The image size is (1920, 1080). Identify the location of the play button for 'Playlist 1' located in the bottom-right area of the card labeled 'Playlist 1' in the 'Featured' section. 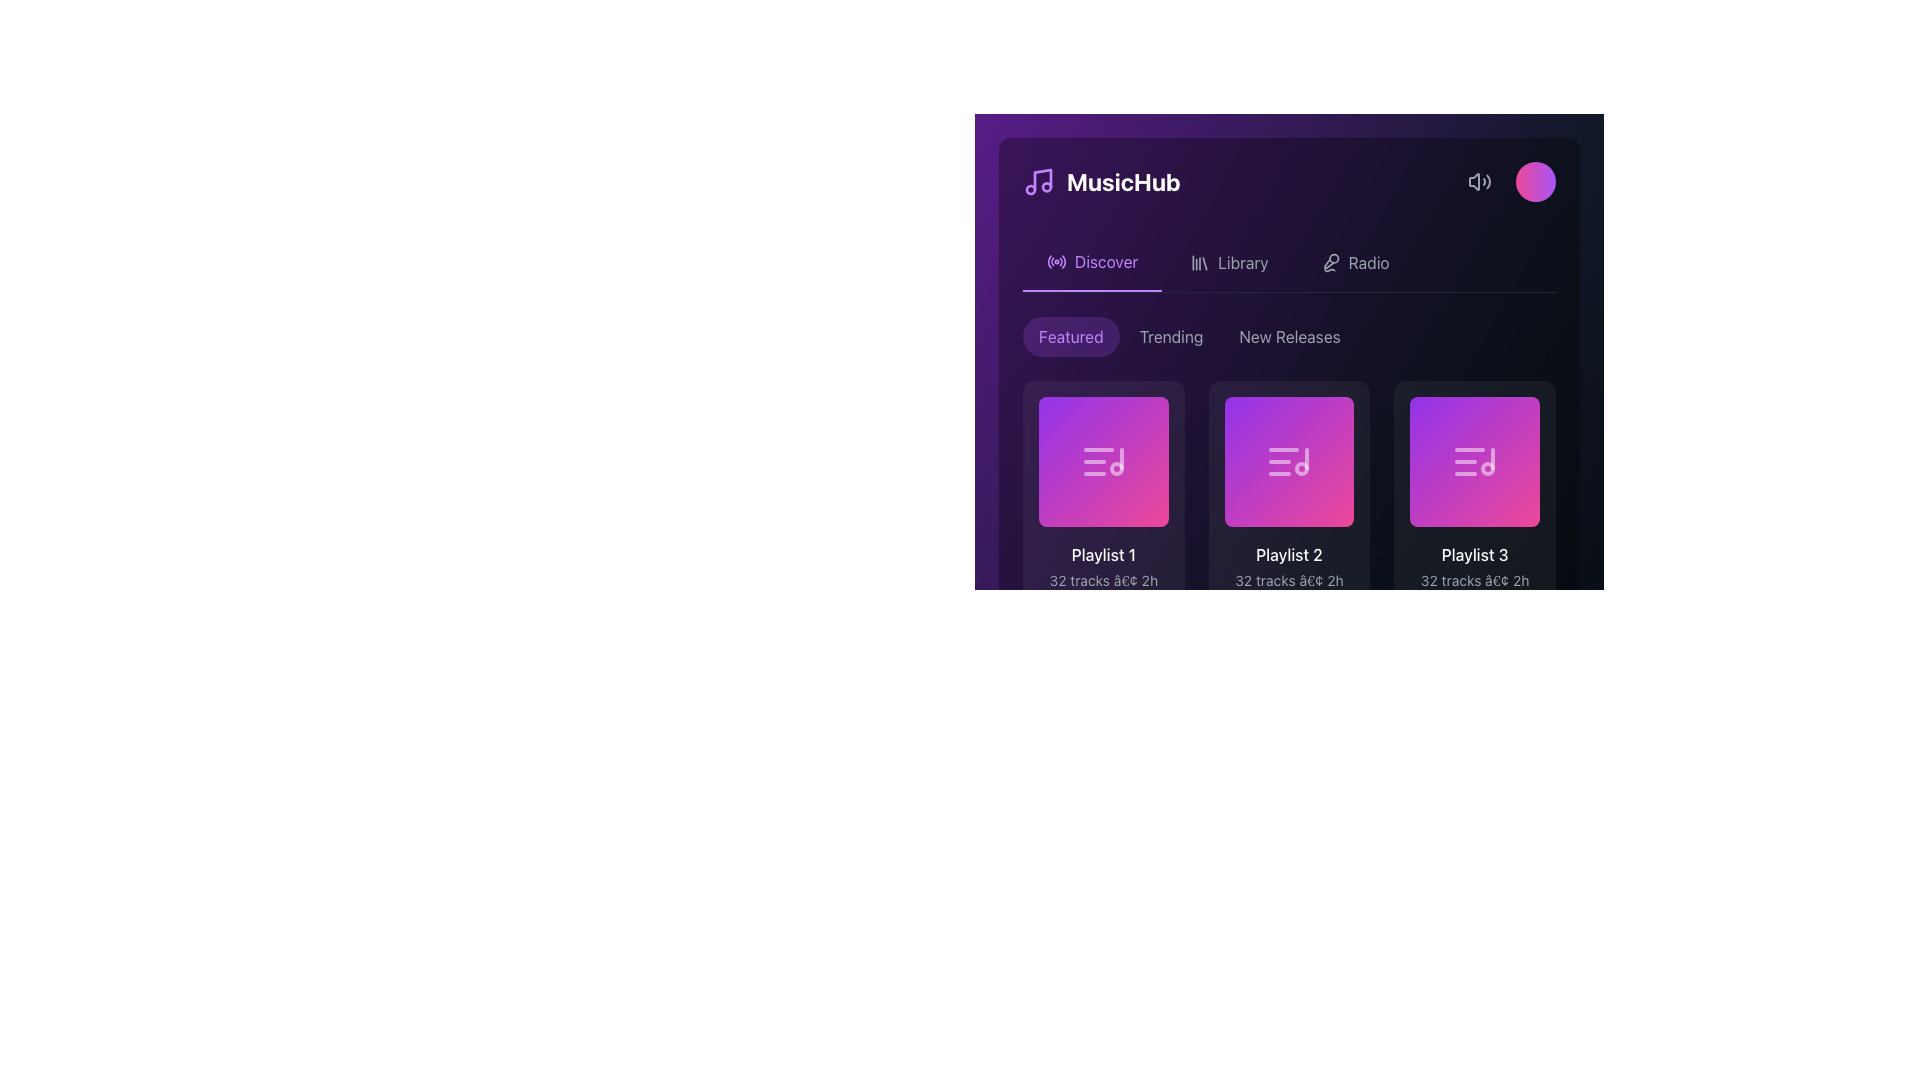
(1128, 478).